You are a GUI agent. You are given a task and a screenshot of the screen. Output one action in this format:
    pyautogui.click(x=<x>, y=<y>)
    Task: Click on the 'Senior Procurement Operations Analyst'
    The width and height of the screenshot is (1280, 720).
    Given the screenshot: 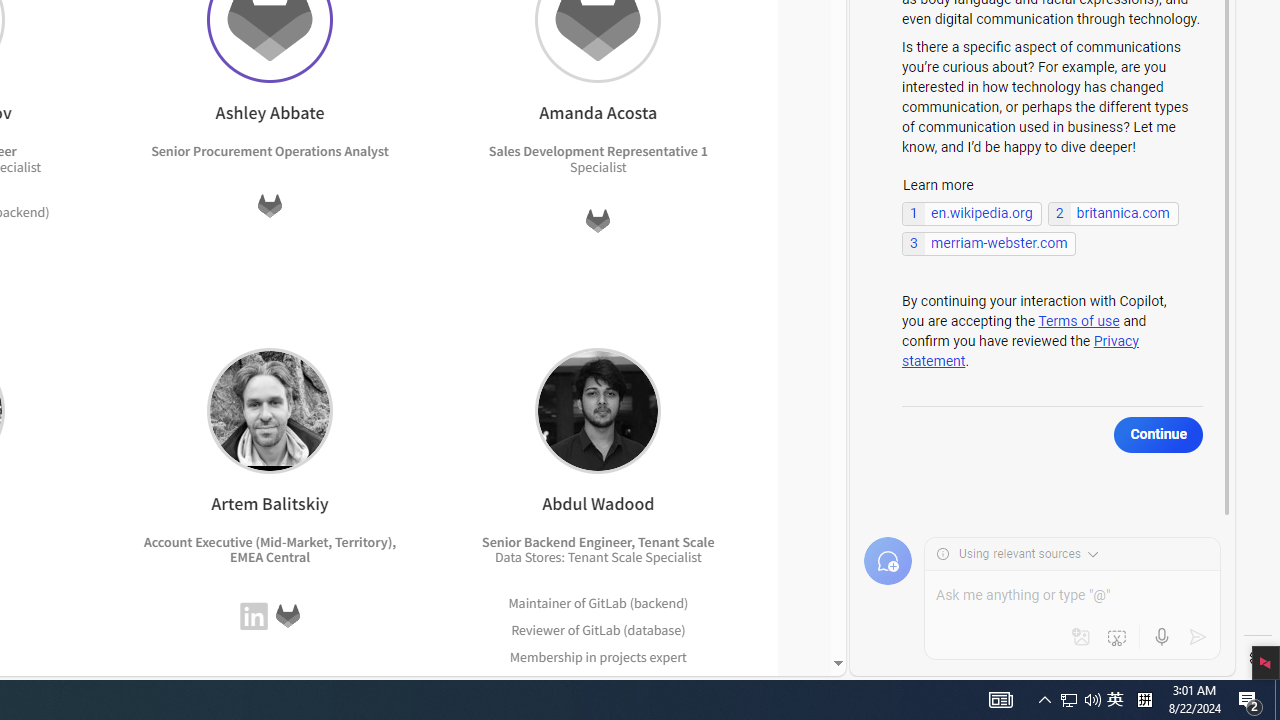 What is the action you would take?
    pyautogui.click(x=269, y=150)
    